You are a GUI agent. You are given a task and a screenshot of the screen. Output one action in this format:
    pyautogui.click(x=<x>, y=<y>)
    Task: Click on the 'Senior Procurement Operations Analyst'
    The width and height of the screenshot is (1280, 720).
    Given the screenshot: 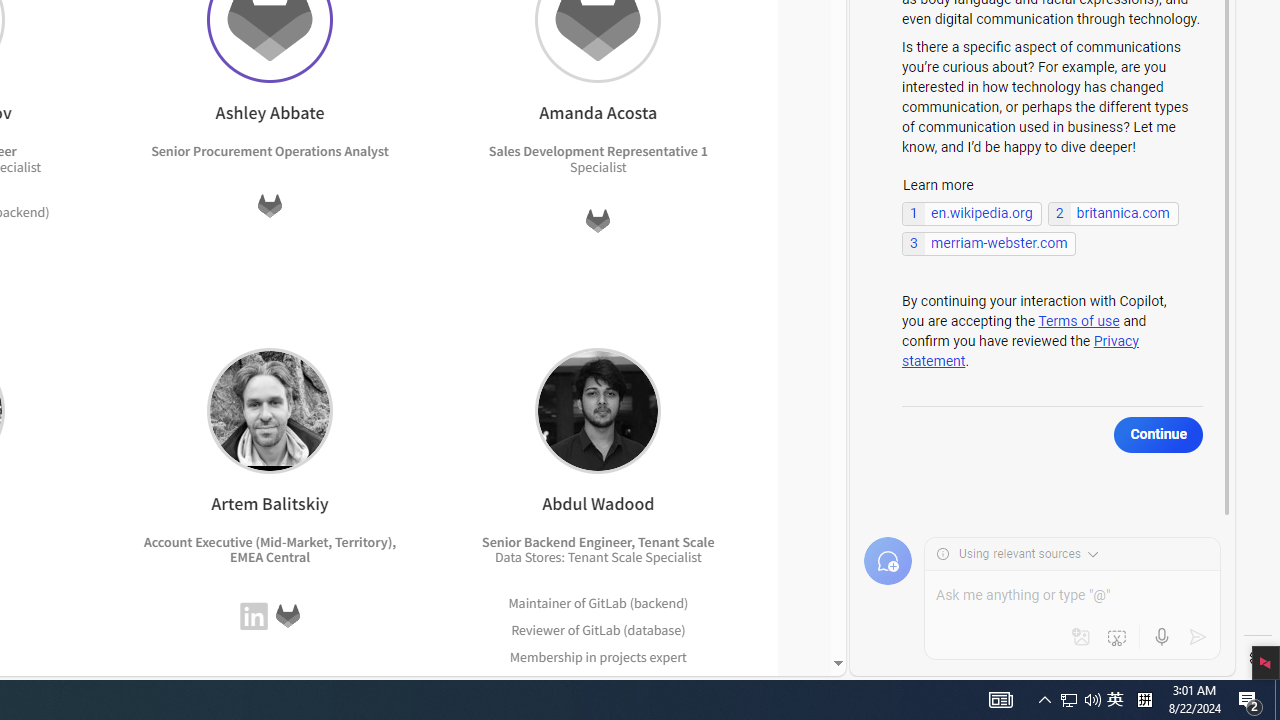 What is the action you would take?
    pyautogui.click(x=269, y=150)
    